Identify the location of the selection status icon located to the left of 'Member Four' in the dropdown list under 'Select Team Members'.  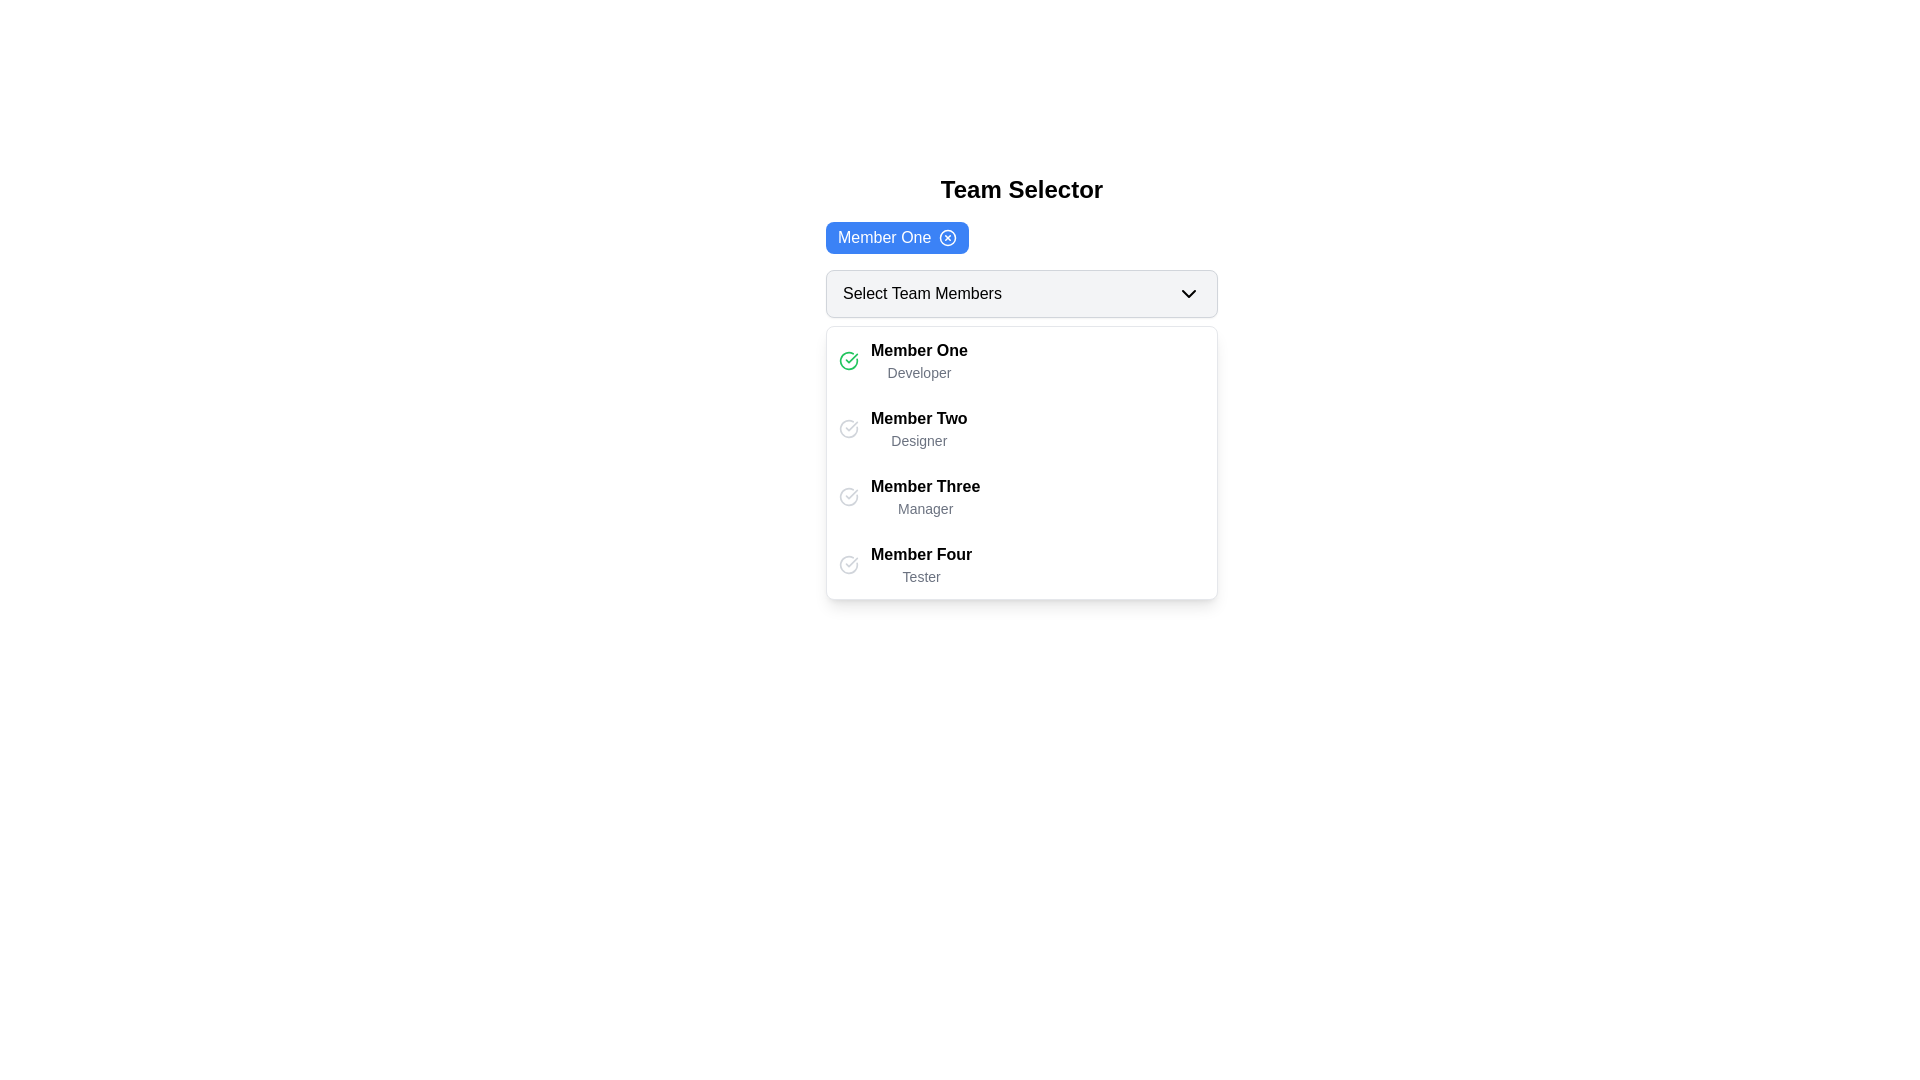
(849, 564).